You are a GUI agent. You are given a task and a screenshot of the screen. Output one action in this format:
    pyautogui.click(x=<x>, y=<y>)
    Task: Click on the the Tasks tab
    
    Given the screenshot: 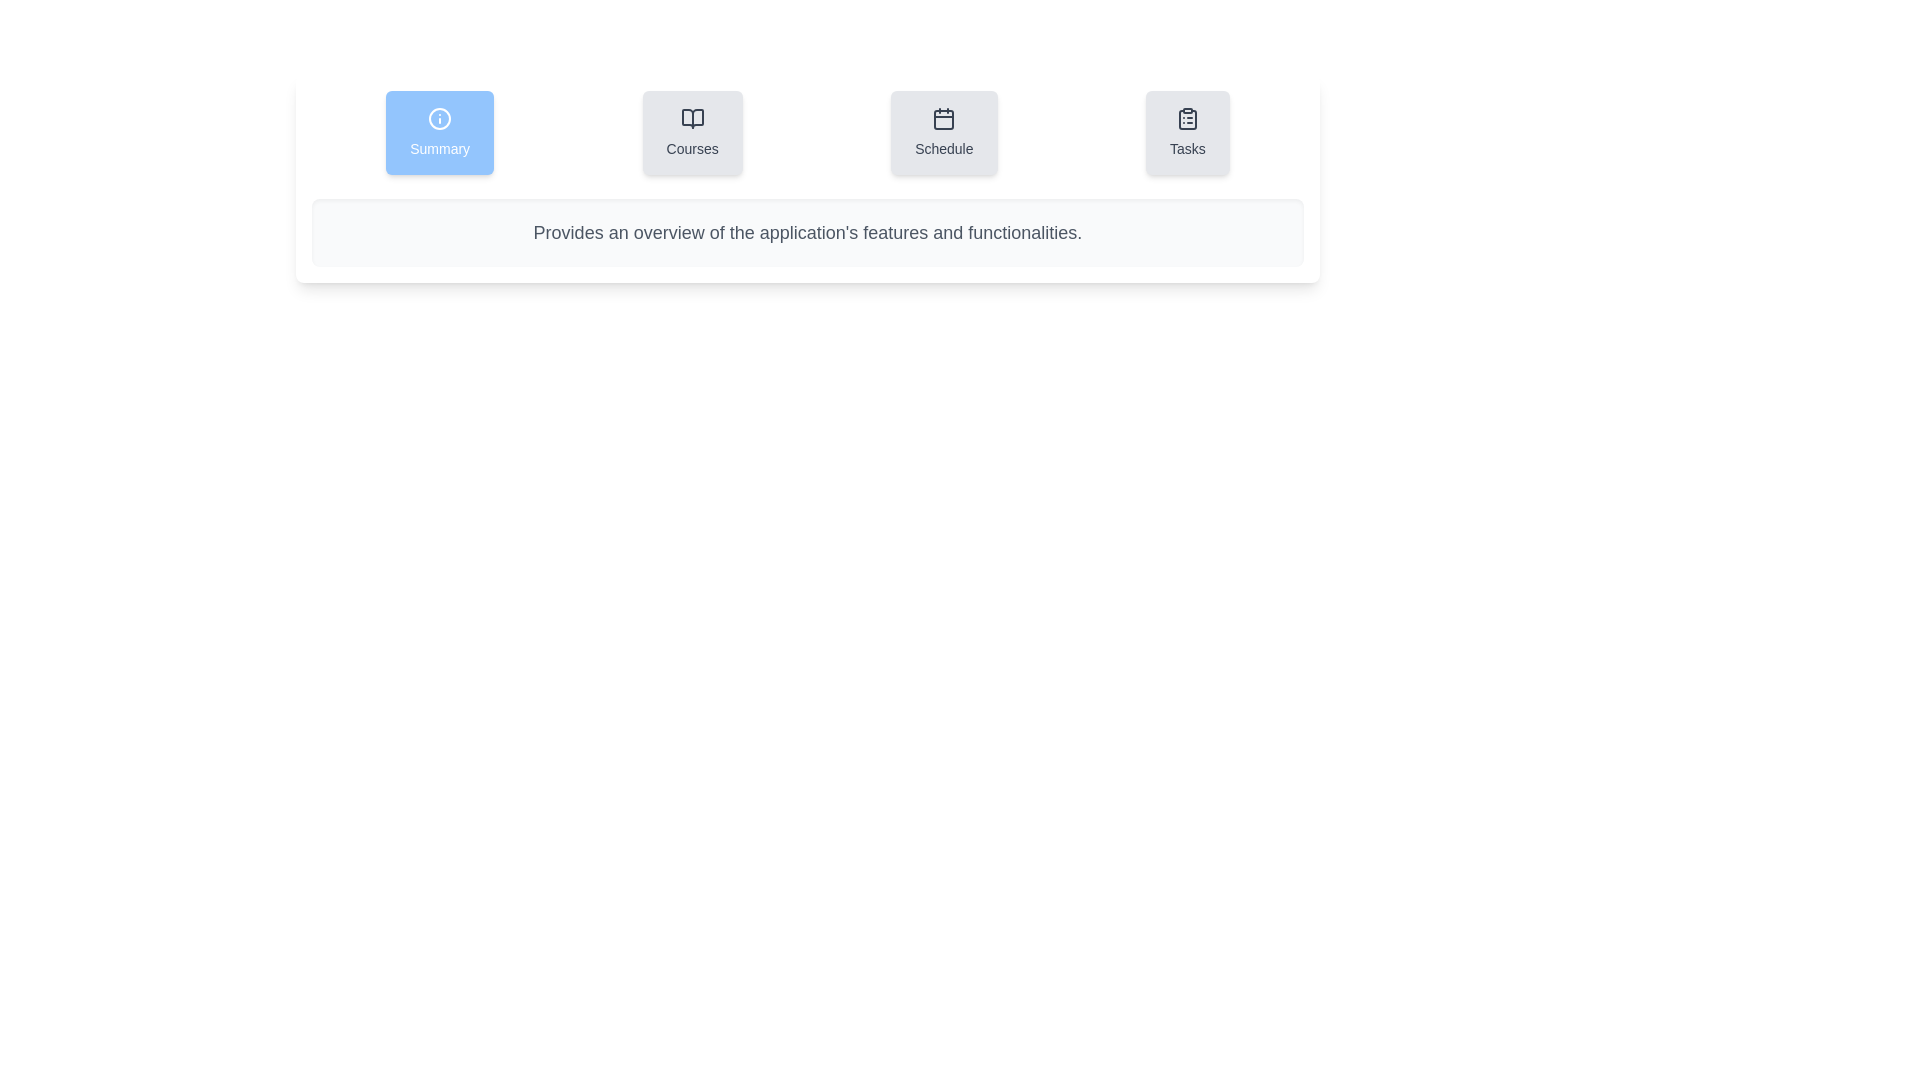 What is the action you would take?
    pyautogui.click(x=1188, y=132)
    